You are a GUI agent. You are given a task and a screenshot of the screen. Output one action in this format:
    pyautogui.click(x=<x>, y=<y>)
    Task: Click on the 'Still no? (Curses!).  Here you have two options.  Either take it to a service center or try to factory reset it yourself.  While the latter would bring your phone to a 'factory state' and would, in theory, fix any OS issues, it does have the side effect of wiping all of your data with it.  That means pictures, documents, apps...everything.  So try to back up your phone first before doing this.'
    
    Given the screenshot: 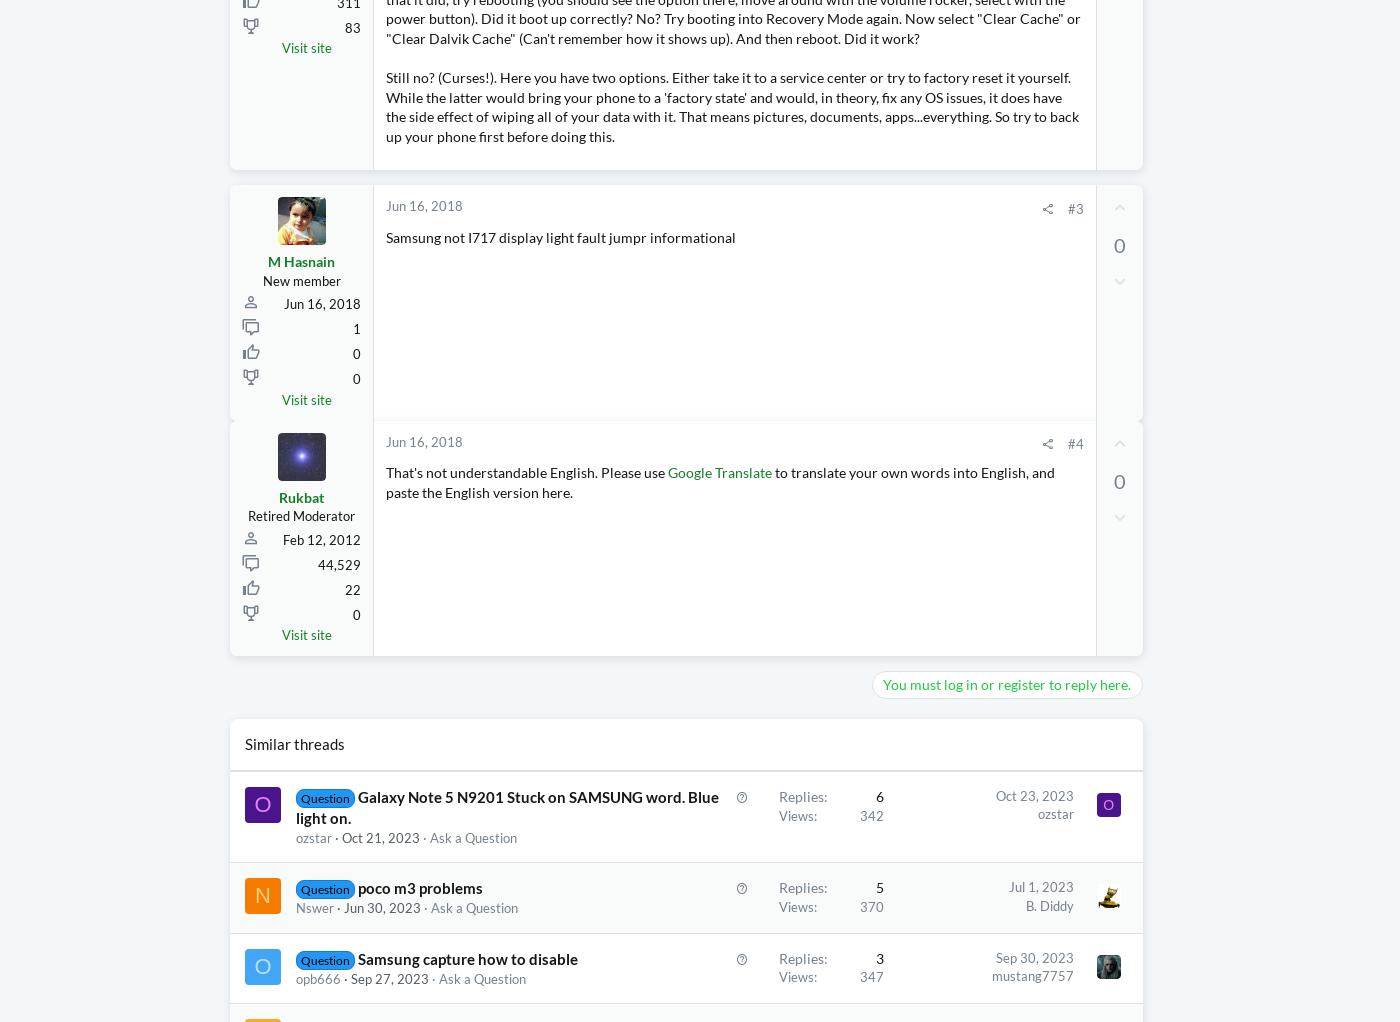 What is the action you would take?
    pyautogui.click(x=385, y=145)
    